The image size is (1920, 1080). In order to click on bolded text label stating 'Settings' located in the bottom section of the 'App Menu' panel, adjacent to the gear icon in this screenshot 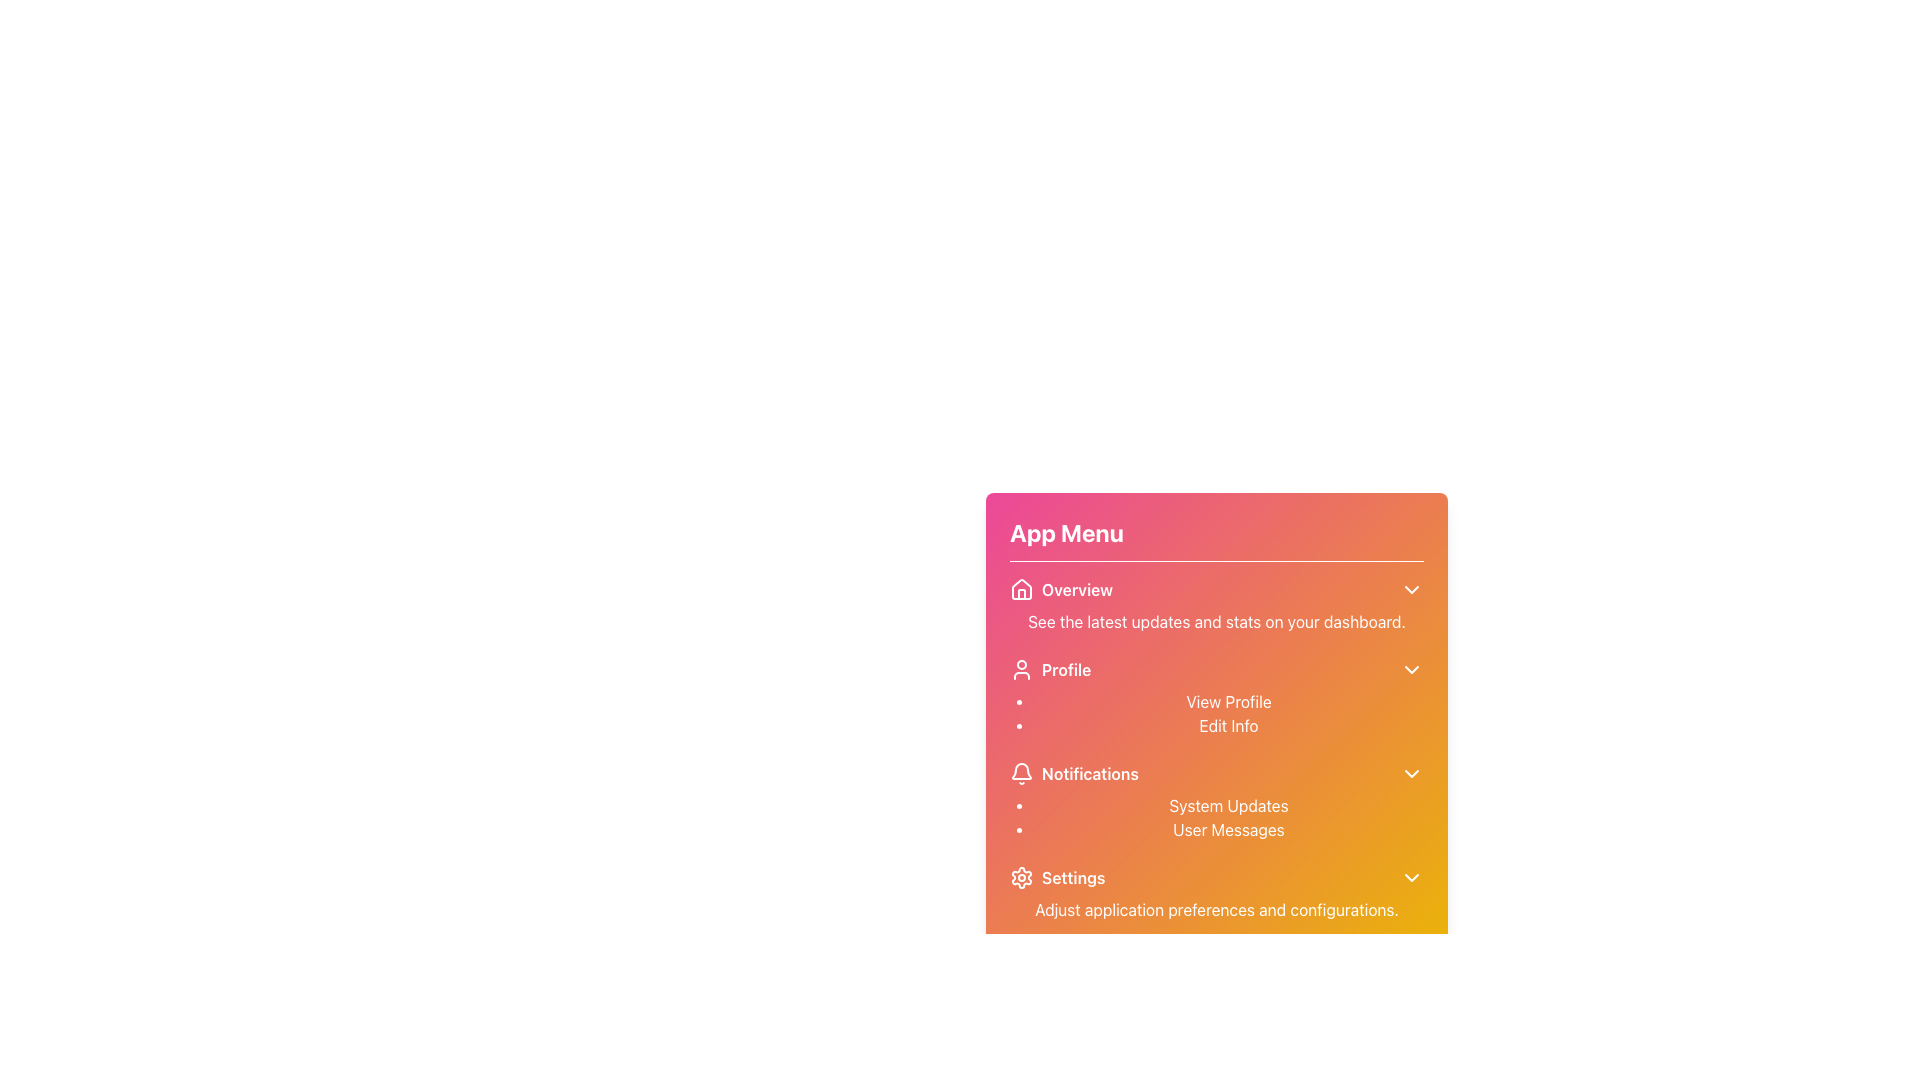, I will do `click(1072, 877)`.